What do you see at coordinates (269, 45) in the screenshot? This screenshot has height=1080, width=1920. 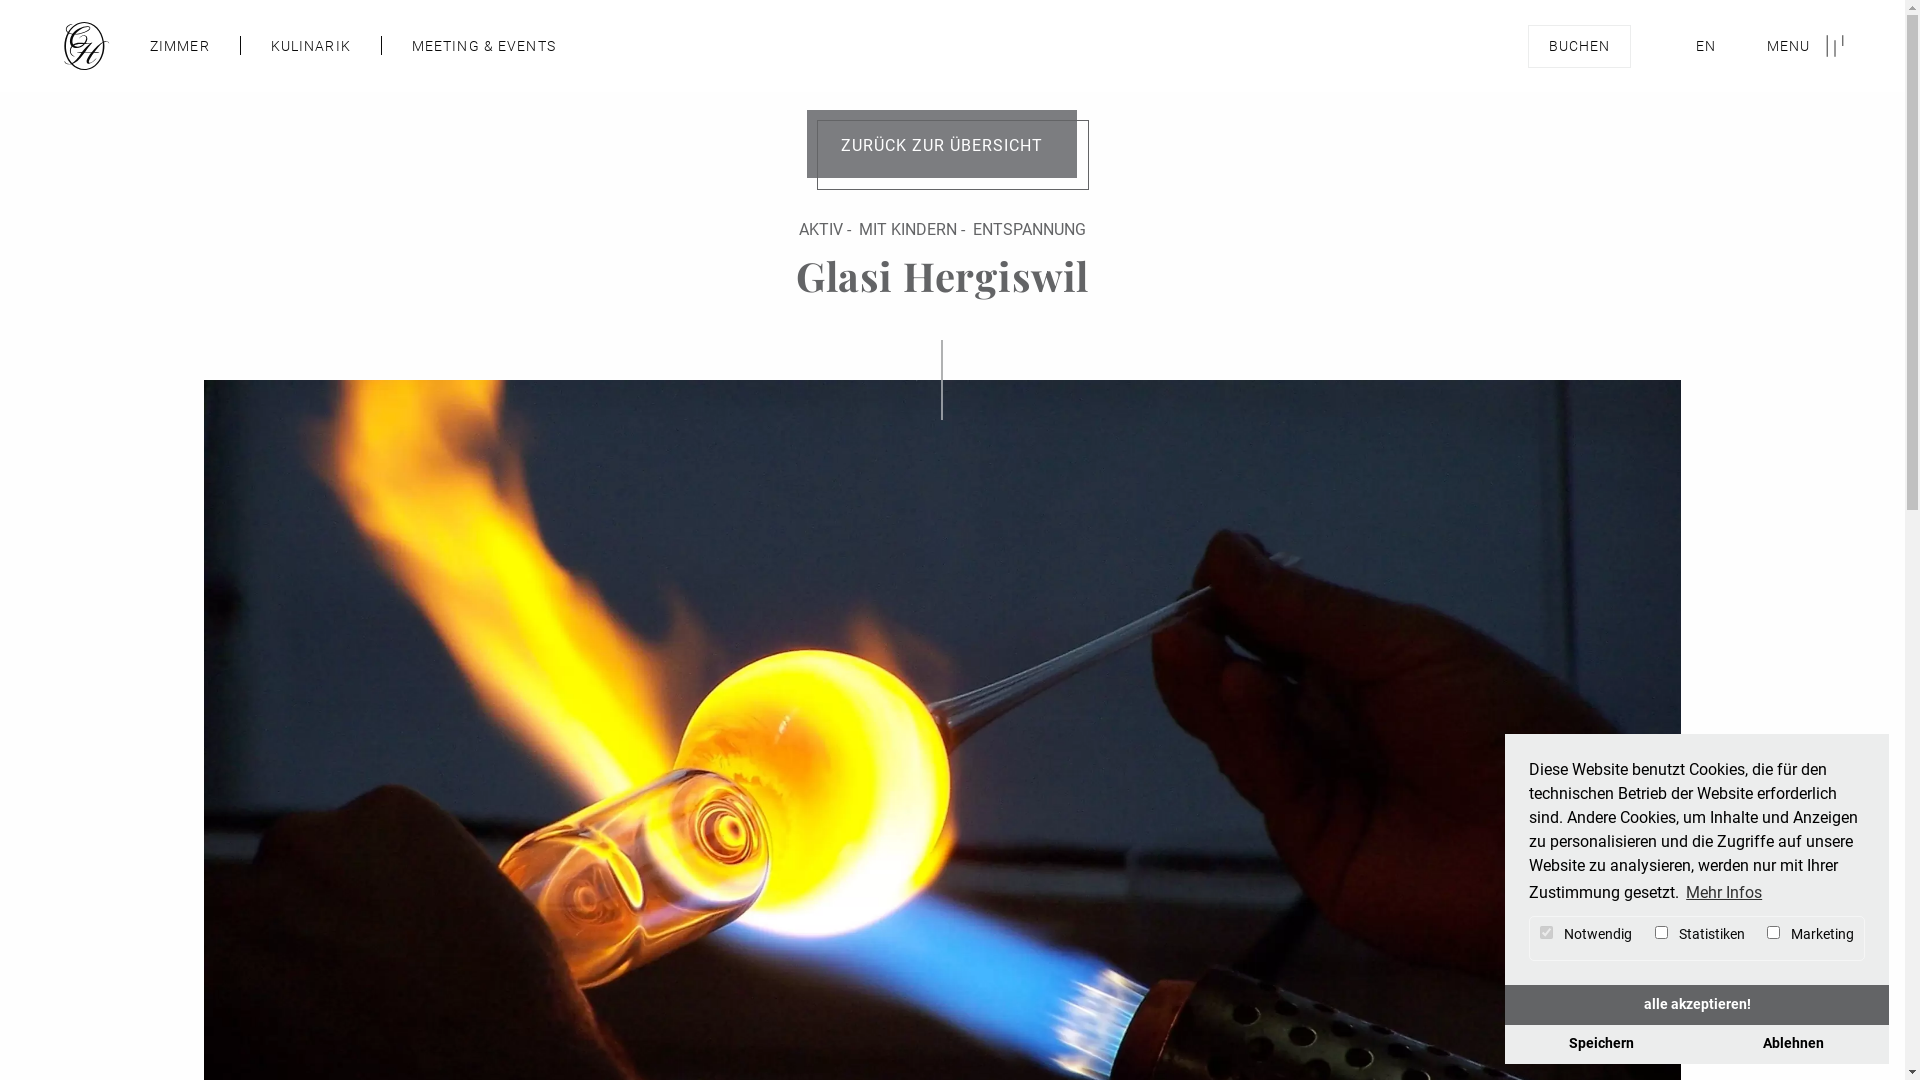 I see `'KULINARIK'` at bounding box center [269, 45].